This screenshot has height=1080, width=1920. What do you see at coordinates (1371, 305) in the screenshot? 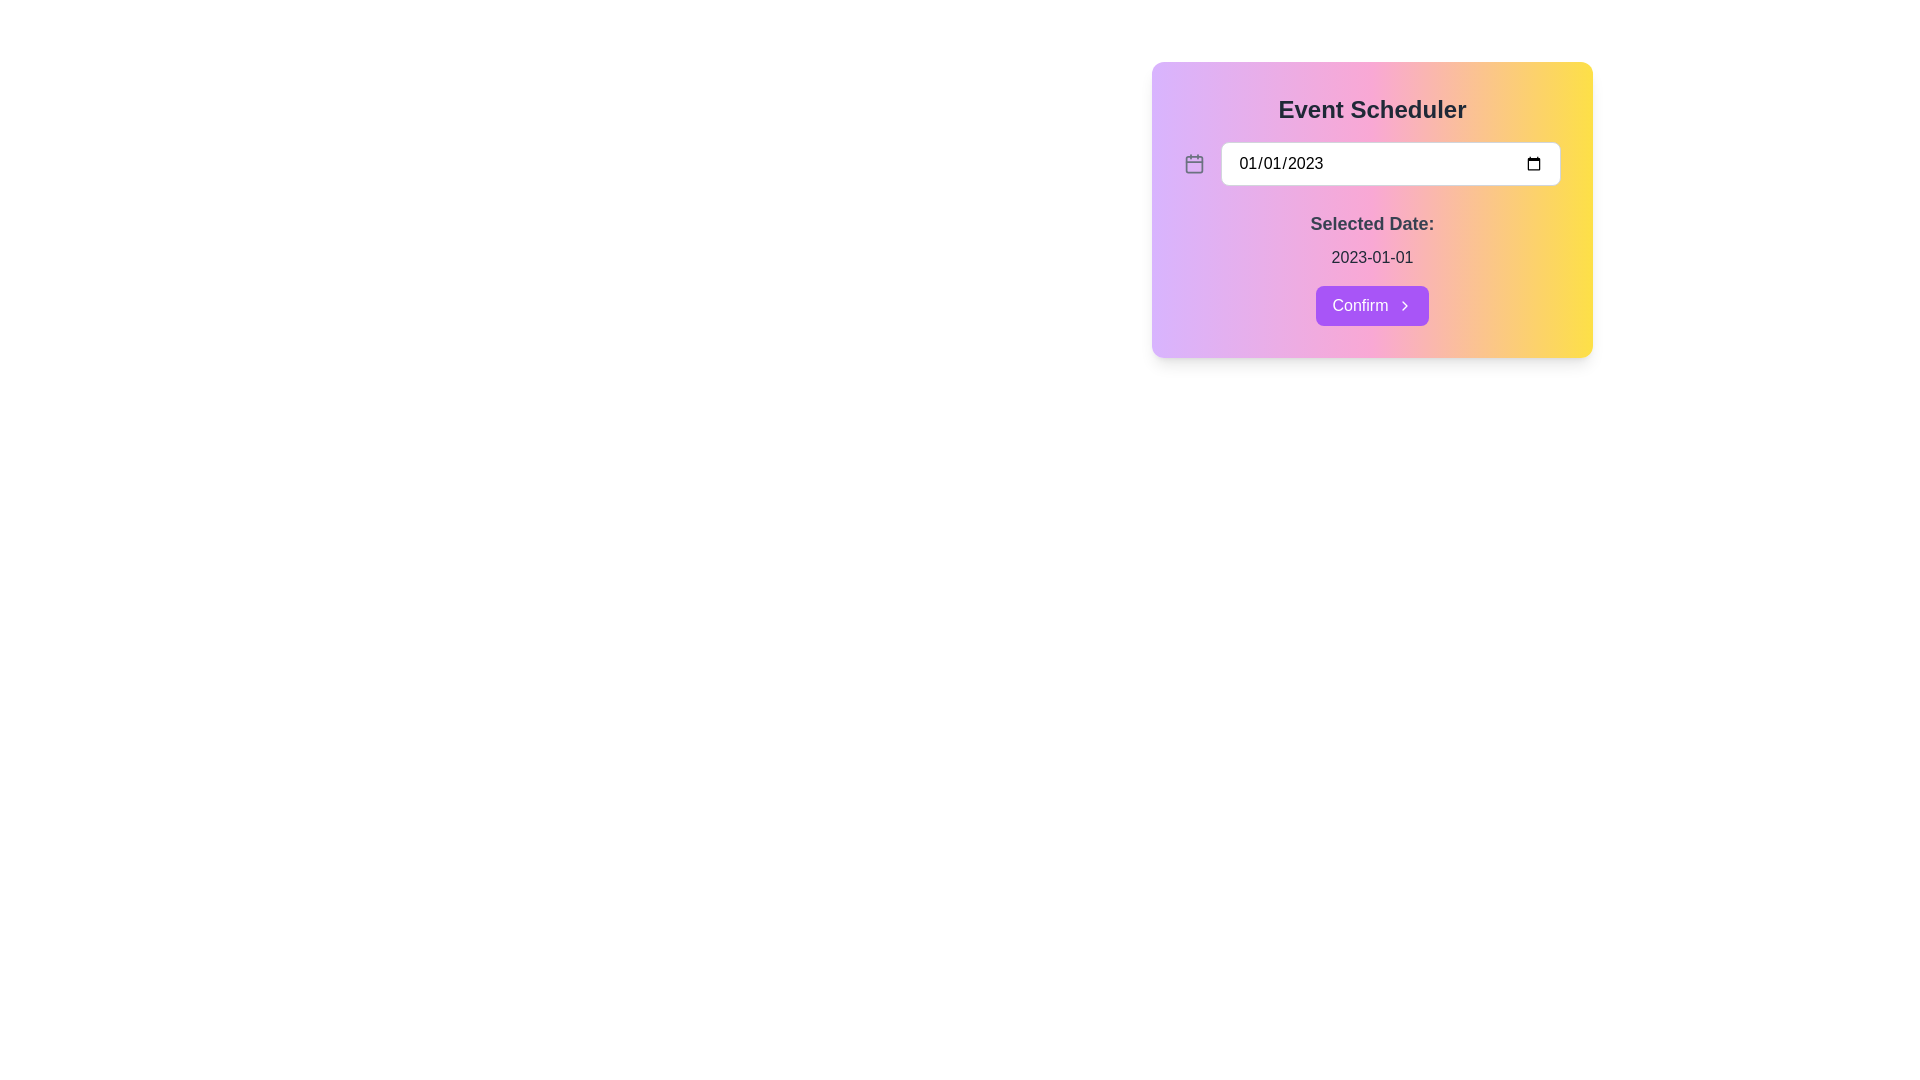
I see `the confirmation button located at the center of the colorful card labeled 'Event Scheduler', positioned below the text 'Selected Date: 2023-01-01', to confirm the selection` at bounding box center [1371, 305].